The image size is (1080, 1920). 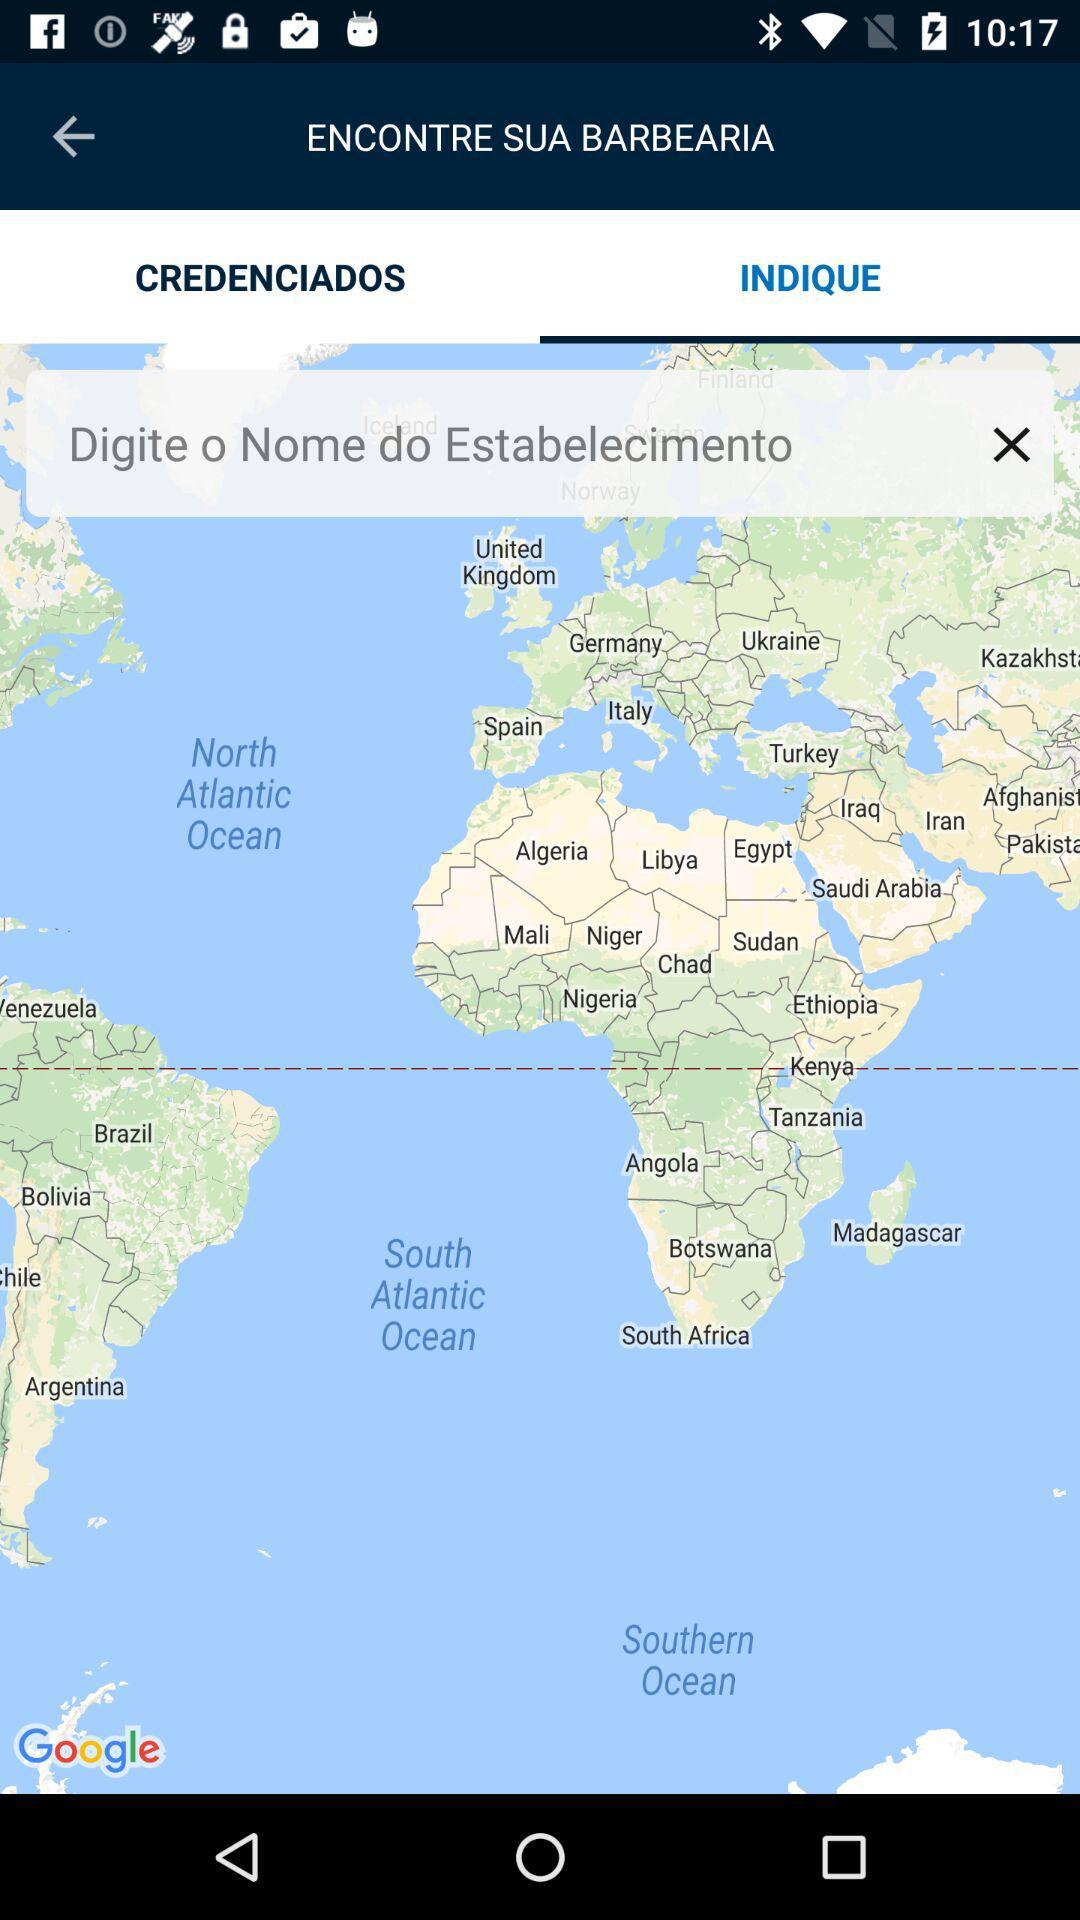 What do you see at coordinates (540, 1067) in the screenshot?
I see `icon at the center` at bounding box center [540, 1067].